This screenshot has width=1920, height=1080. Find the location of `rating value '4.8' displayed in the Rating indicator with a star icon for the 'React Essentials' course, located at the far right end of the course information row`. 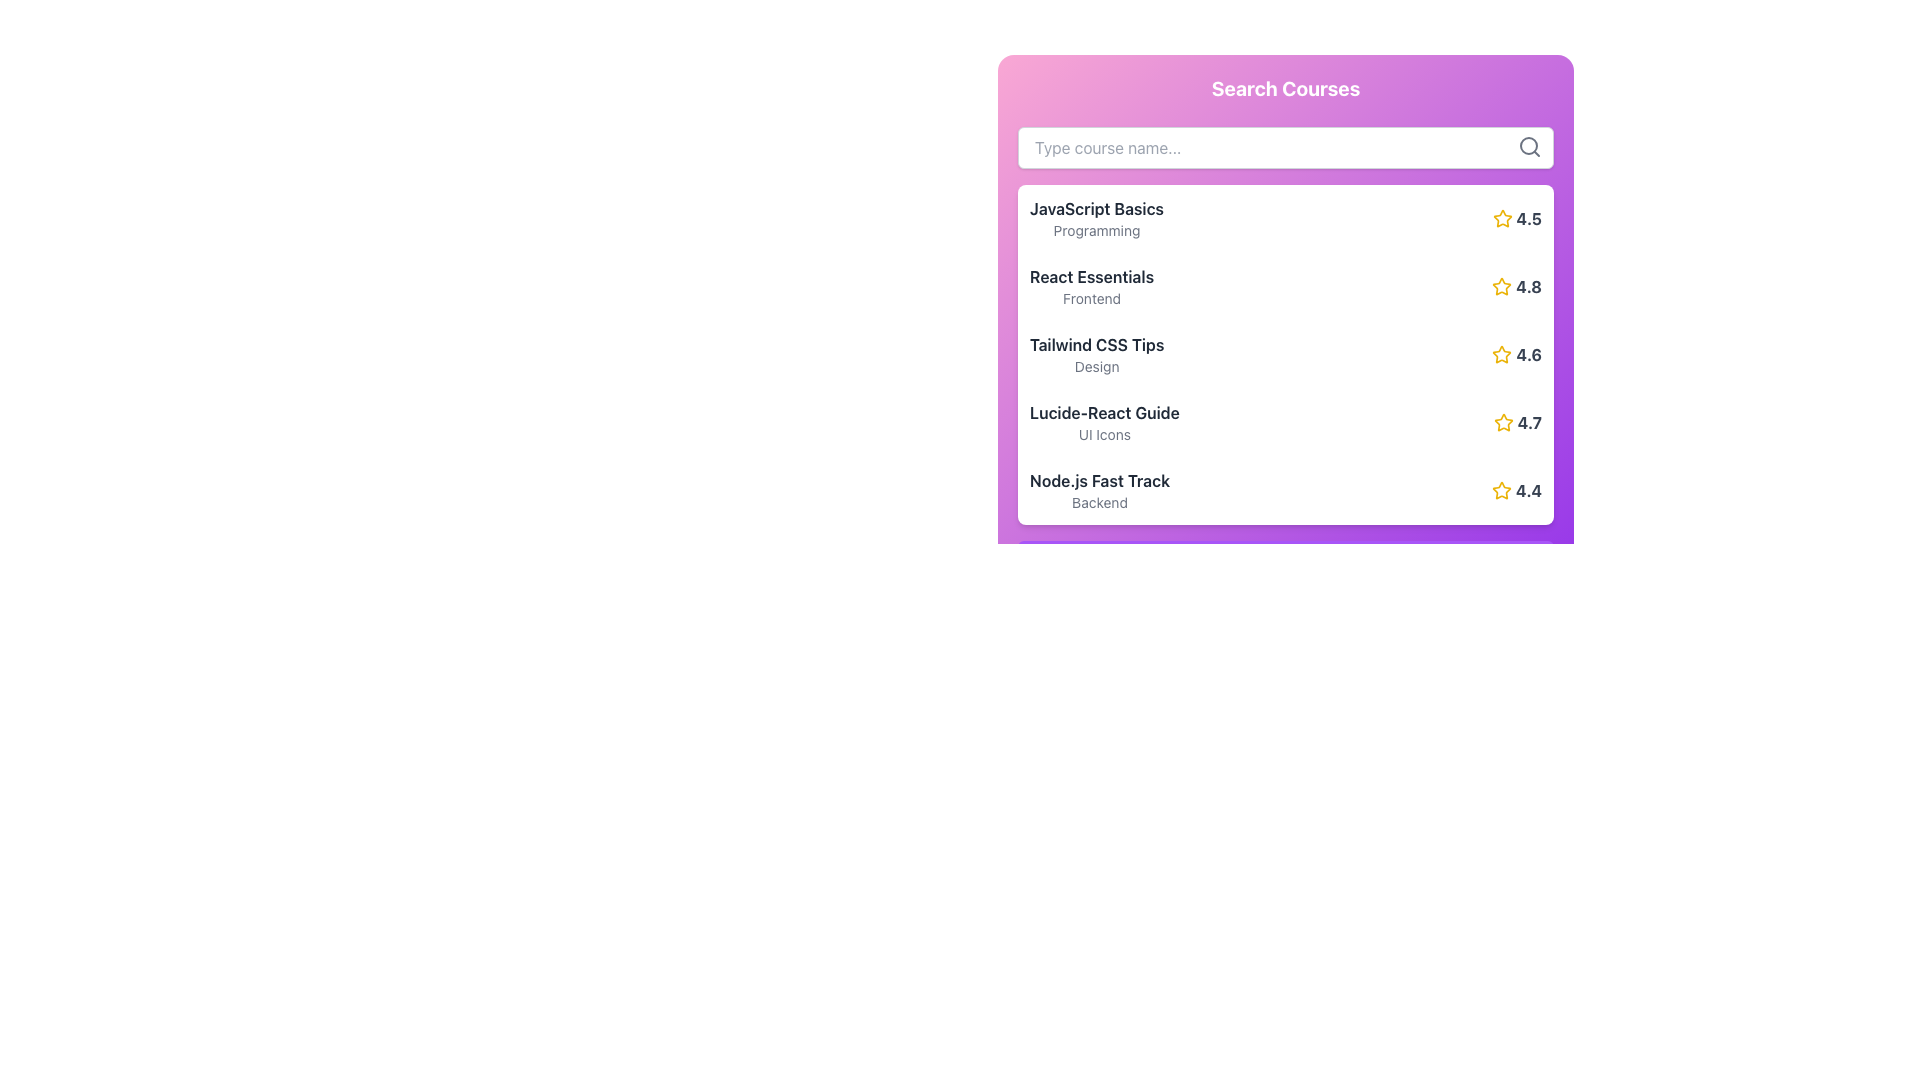

rating value '4.8' displayed in the Rating indicator with a star icon for the 'React Essentials' course, located at the far right end of the course information row is located at coordinates (1517, 286).